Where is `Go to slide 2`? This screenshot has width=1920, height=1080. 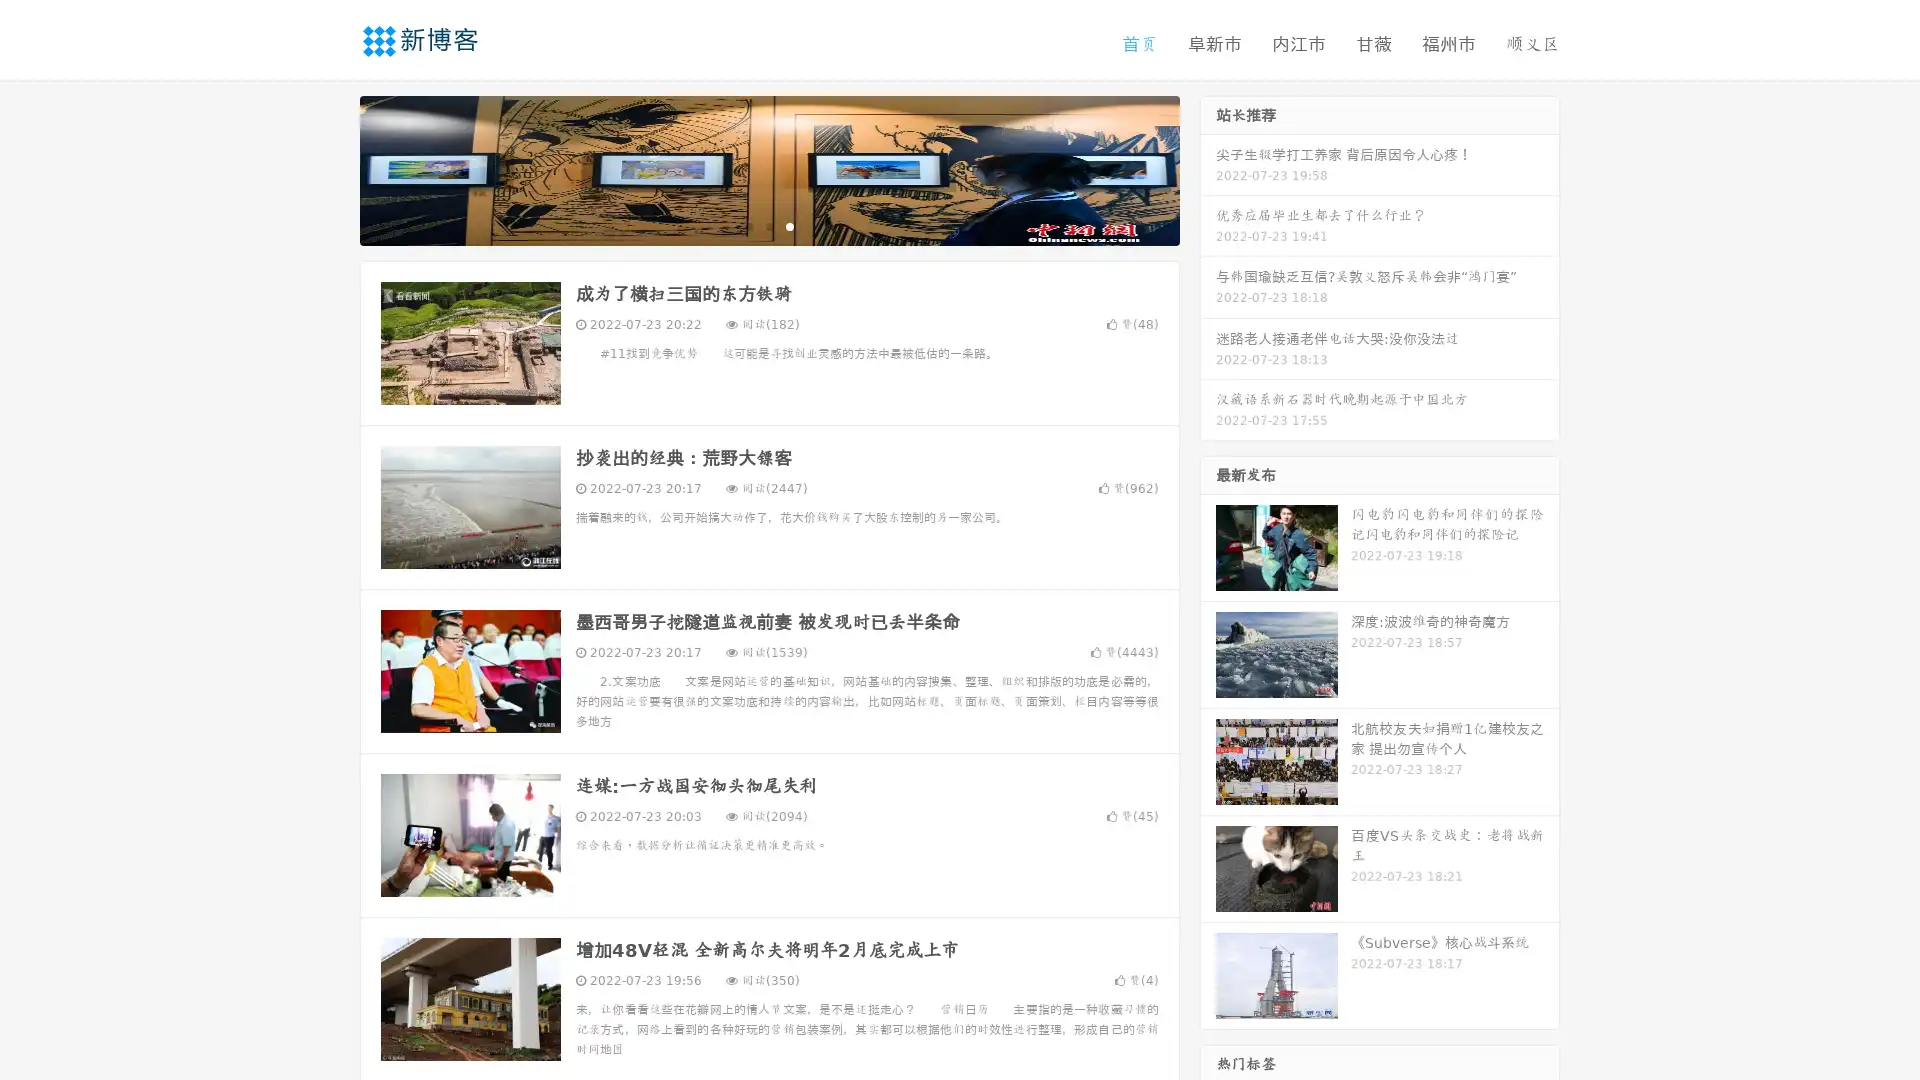
Go to slide 2 is located at coordinates (768, 225).